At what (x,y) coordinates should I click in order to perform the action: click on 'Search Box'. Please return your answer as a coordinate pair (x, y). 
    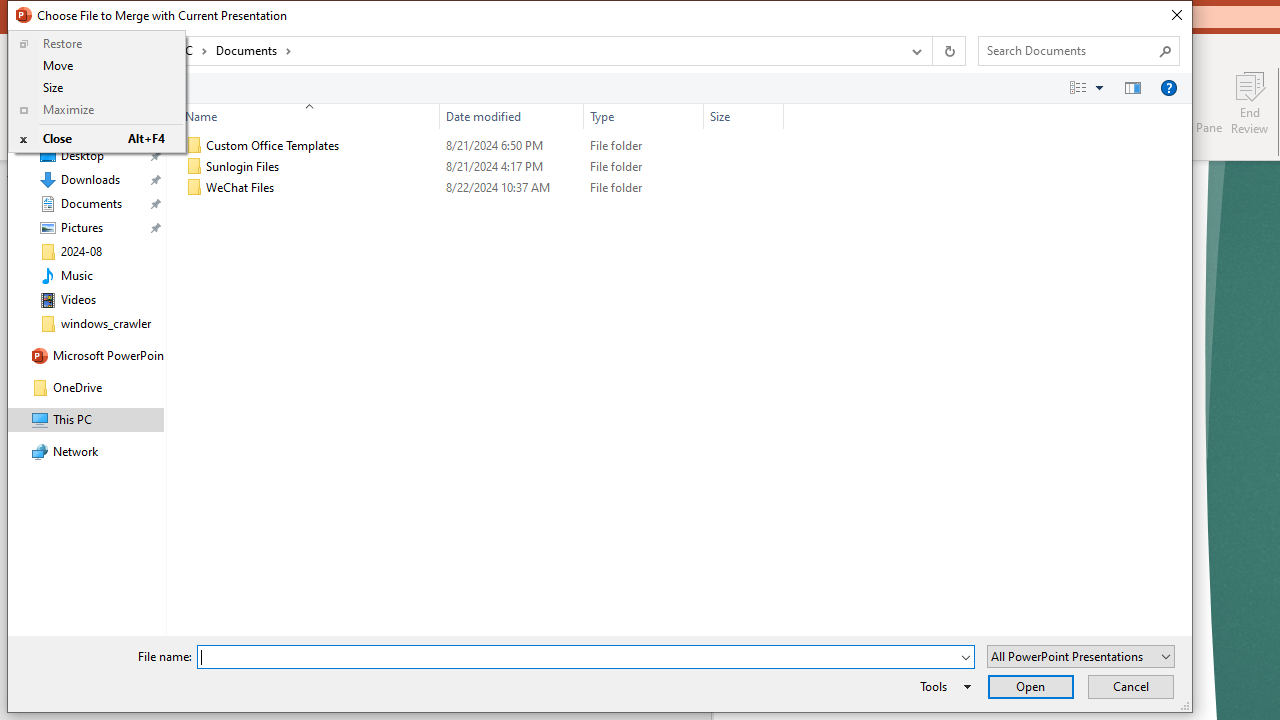
    Looking at the image, I should click on (1068, 49).